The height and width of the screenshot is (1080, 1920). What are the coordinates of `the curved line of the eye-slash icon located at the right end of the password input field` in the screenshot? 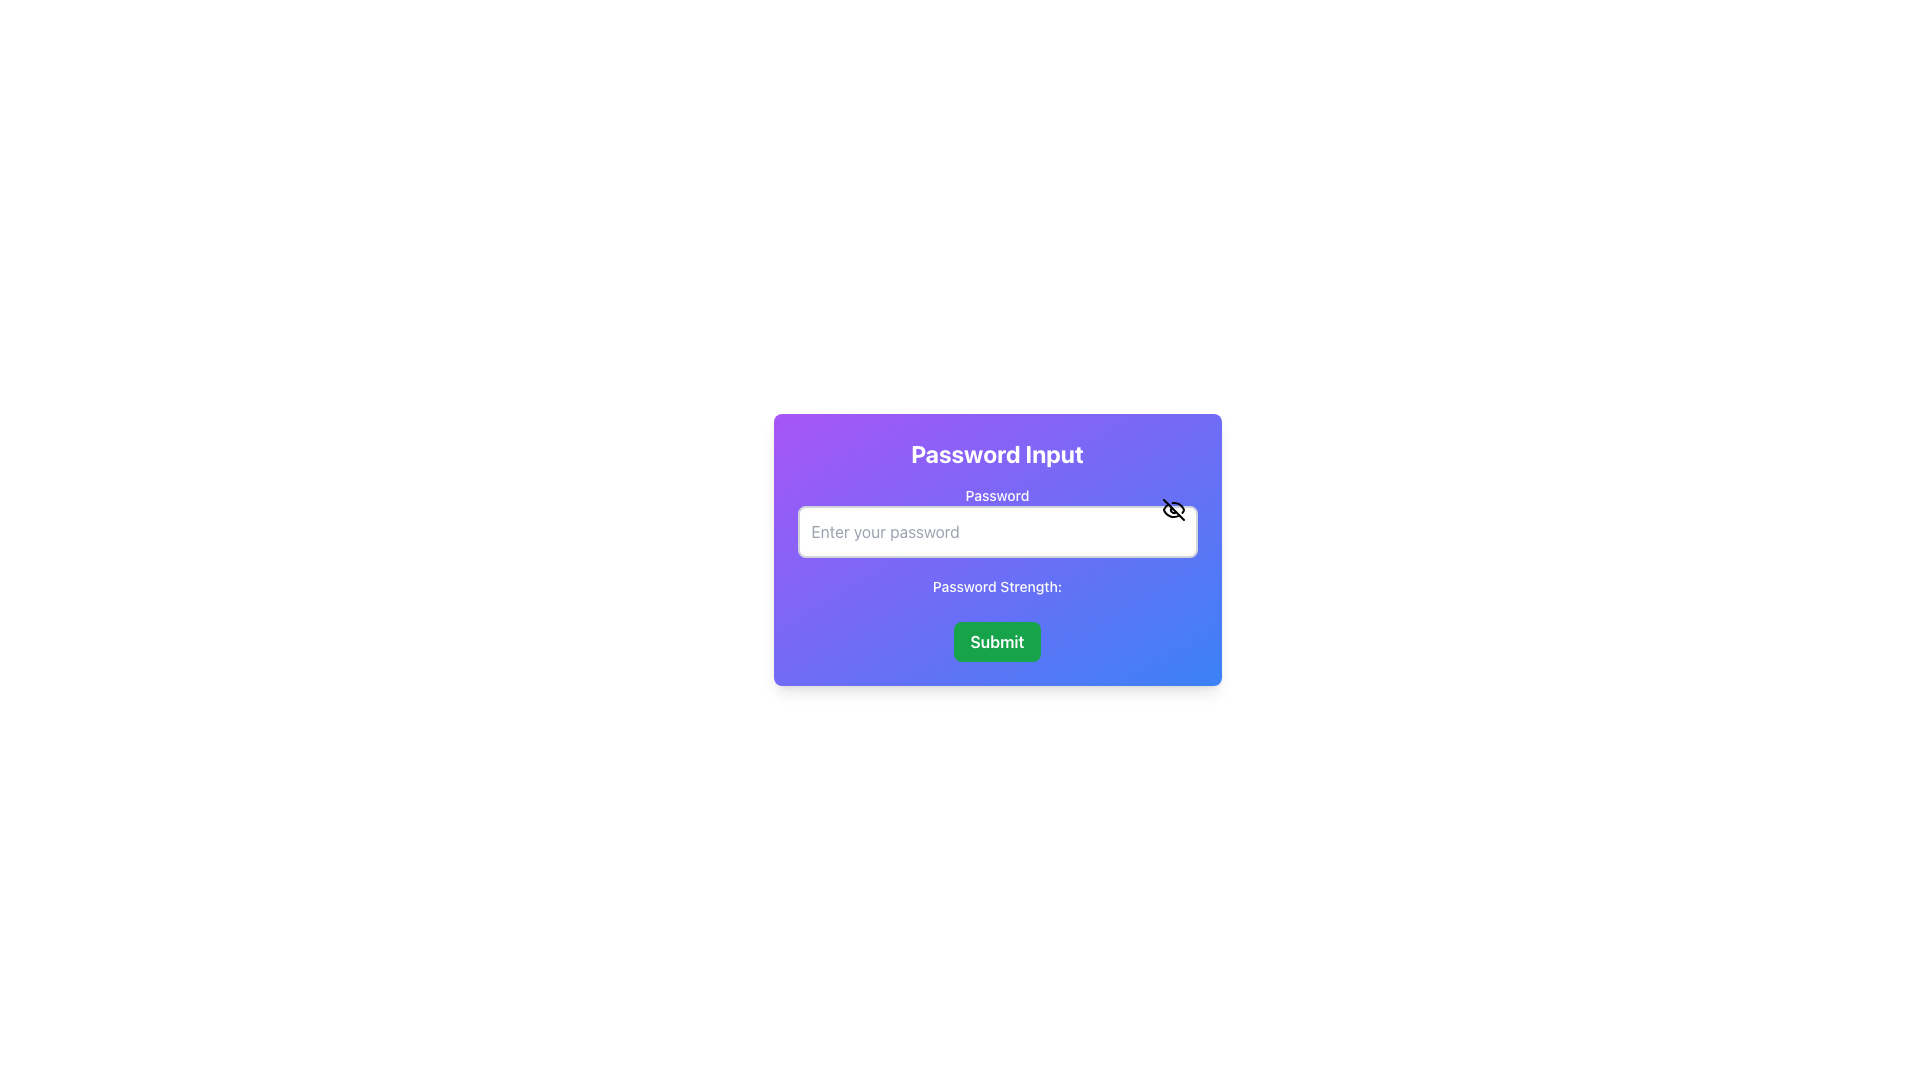 It's located at (1177, 506).